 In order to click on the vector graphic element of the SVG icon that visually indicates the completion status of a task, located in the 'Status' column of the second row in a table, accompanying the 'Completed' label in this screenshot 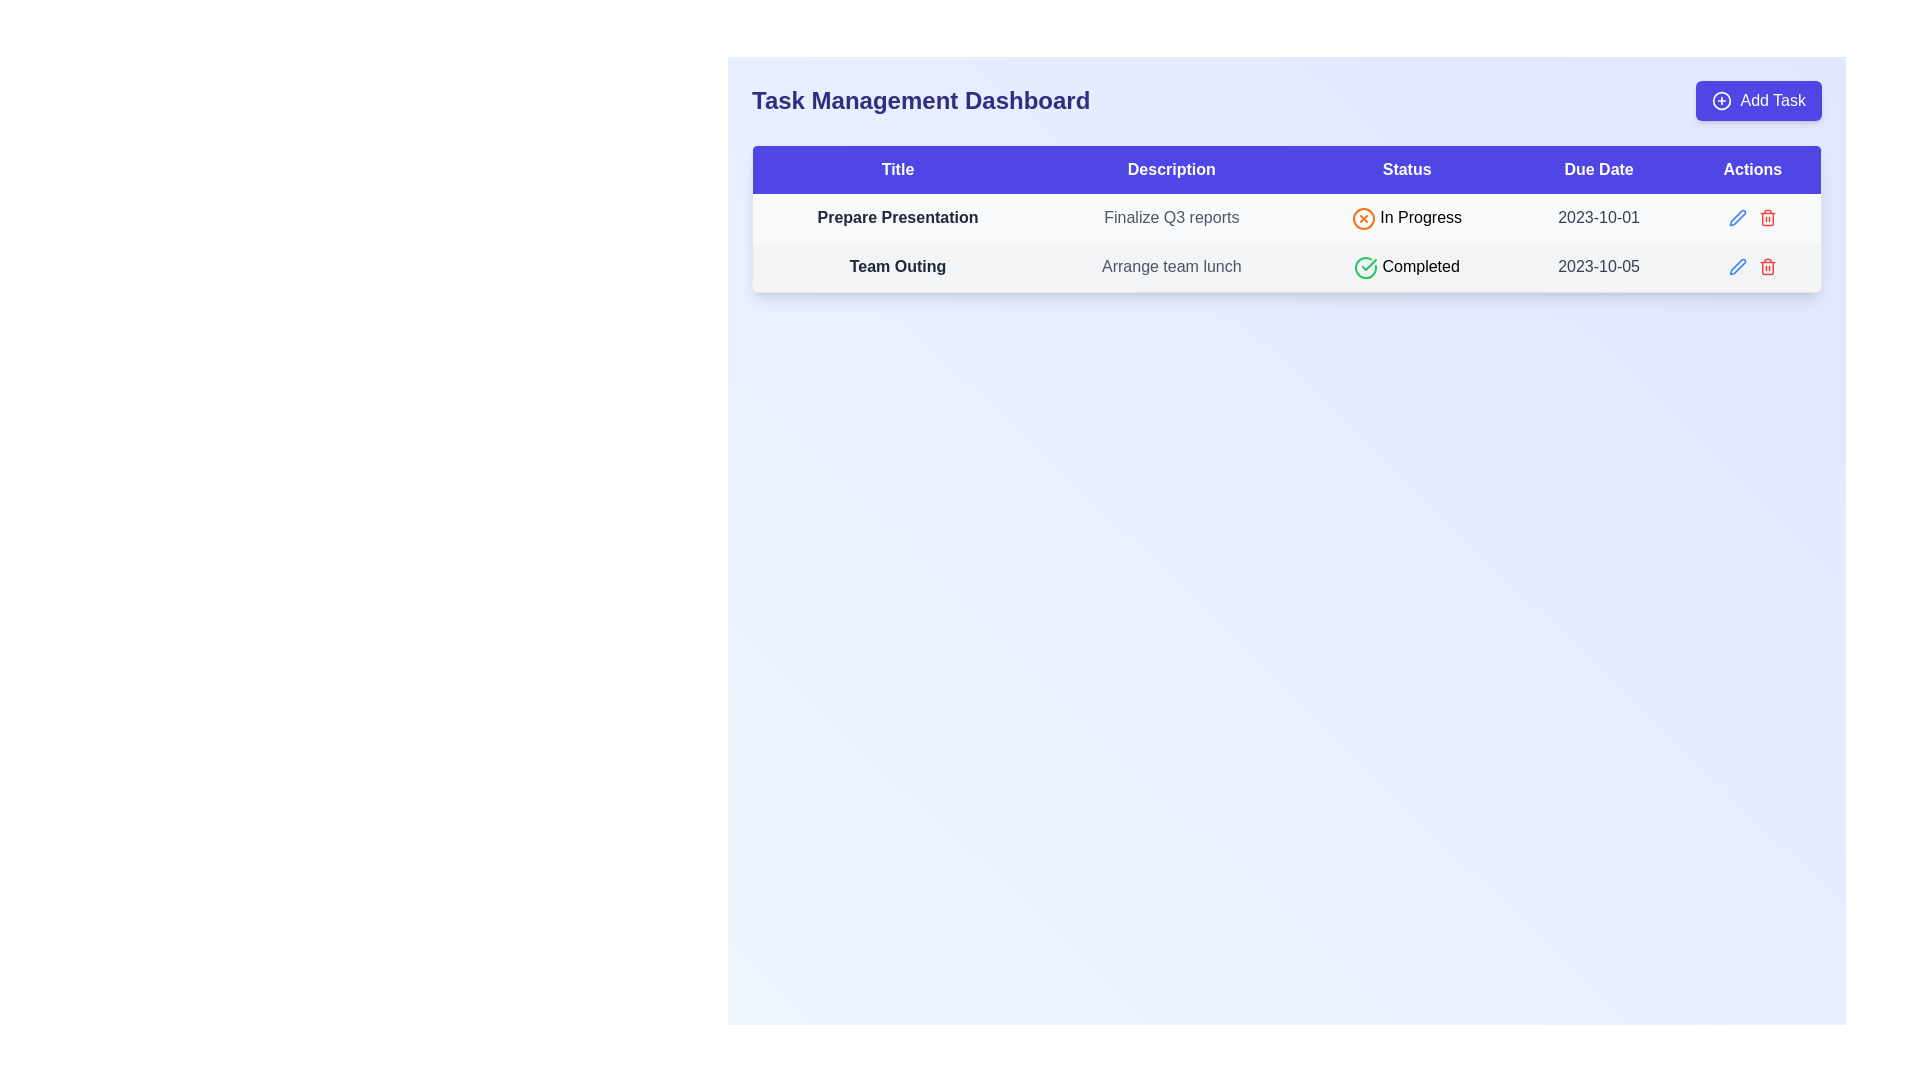, I will do `click(1365, 266)`.